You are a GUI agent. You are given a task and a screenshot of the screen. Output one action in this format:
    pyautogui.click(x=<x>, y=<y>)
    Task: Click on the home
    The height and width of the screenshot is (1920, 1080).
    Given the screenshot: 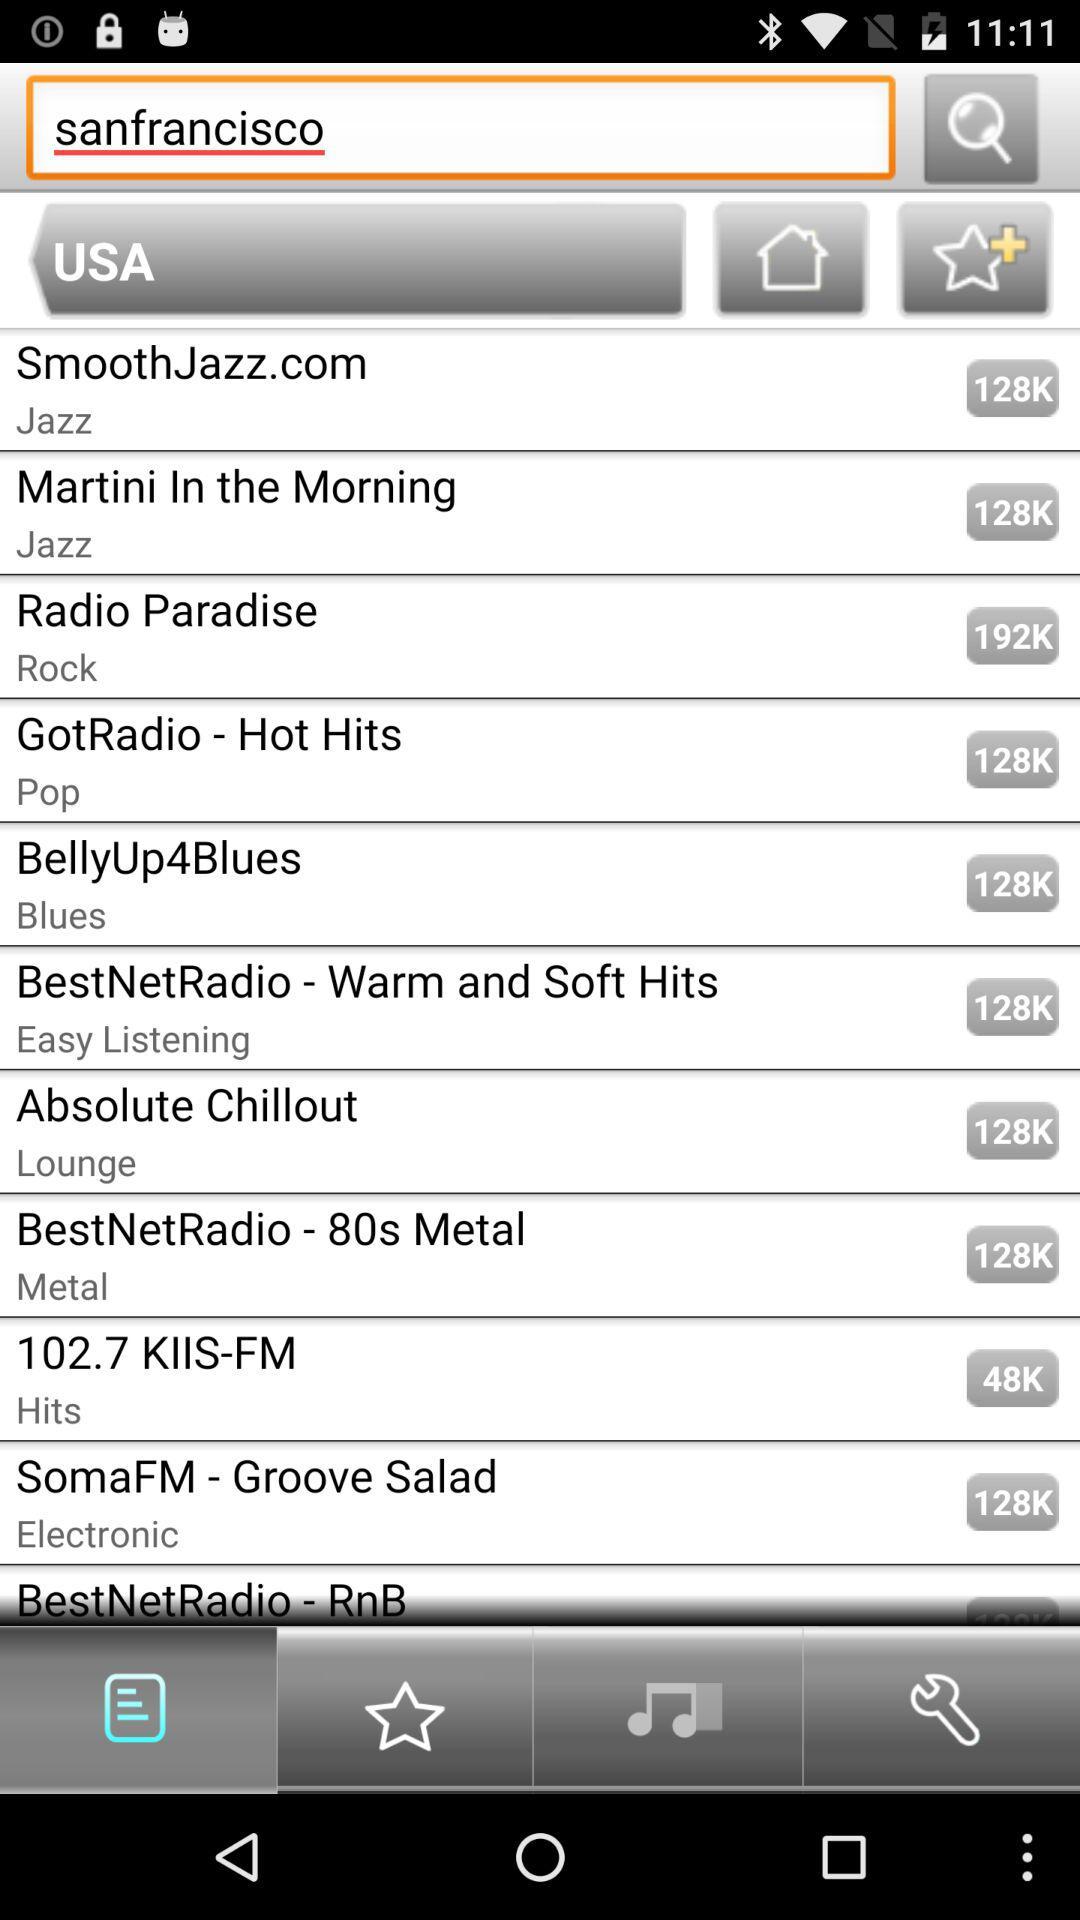 What is the action you would take?
    pyautogui.click(x=790, y=259)
    